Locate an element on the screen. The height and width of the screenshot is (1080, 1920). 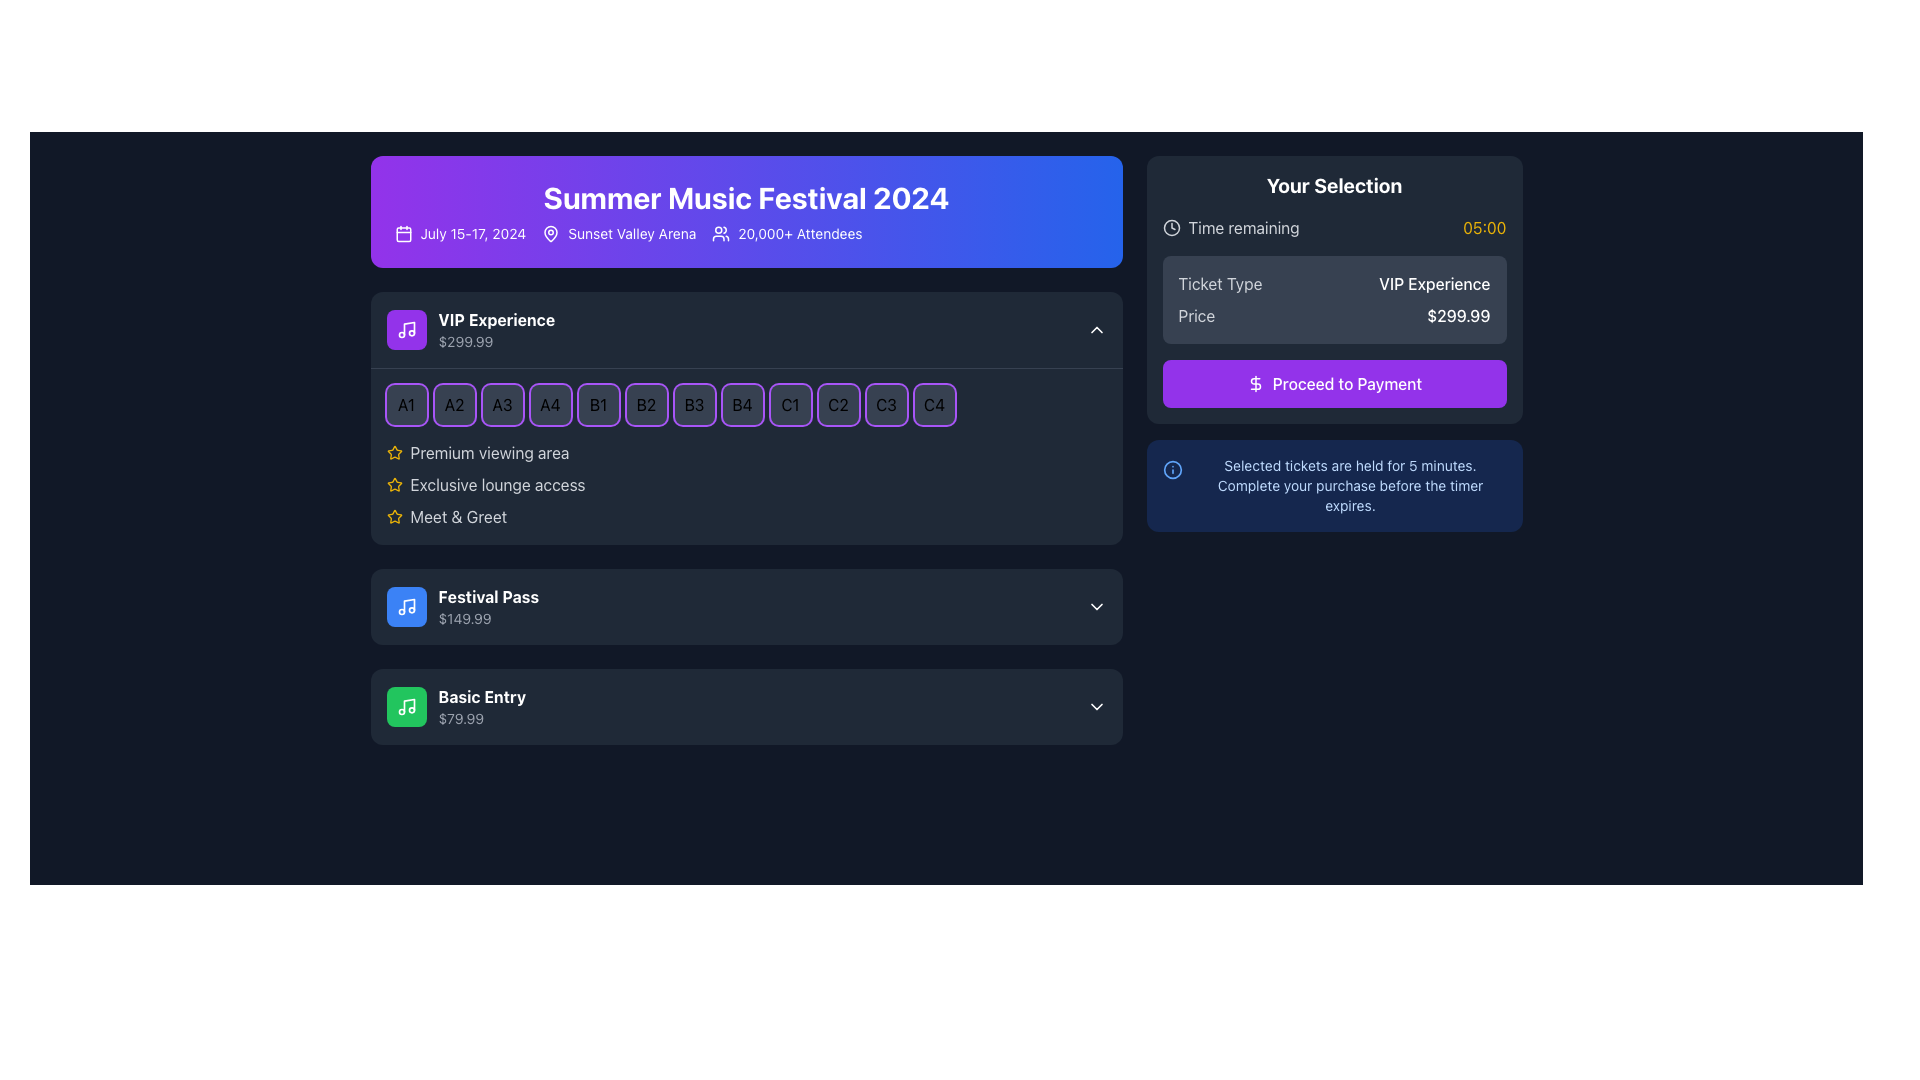
the 'Basic Entry' music-related ticket category icon, which is located at the center of a rounded rectangular button with a green background is located at coordinates (405, 705).